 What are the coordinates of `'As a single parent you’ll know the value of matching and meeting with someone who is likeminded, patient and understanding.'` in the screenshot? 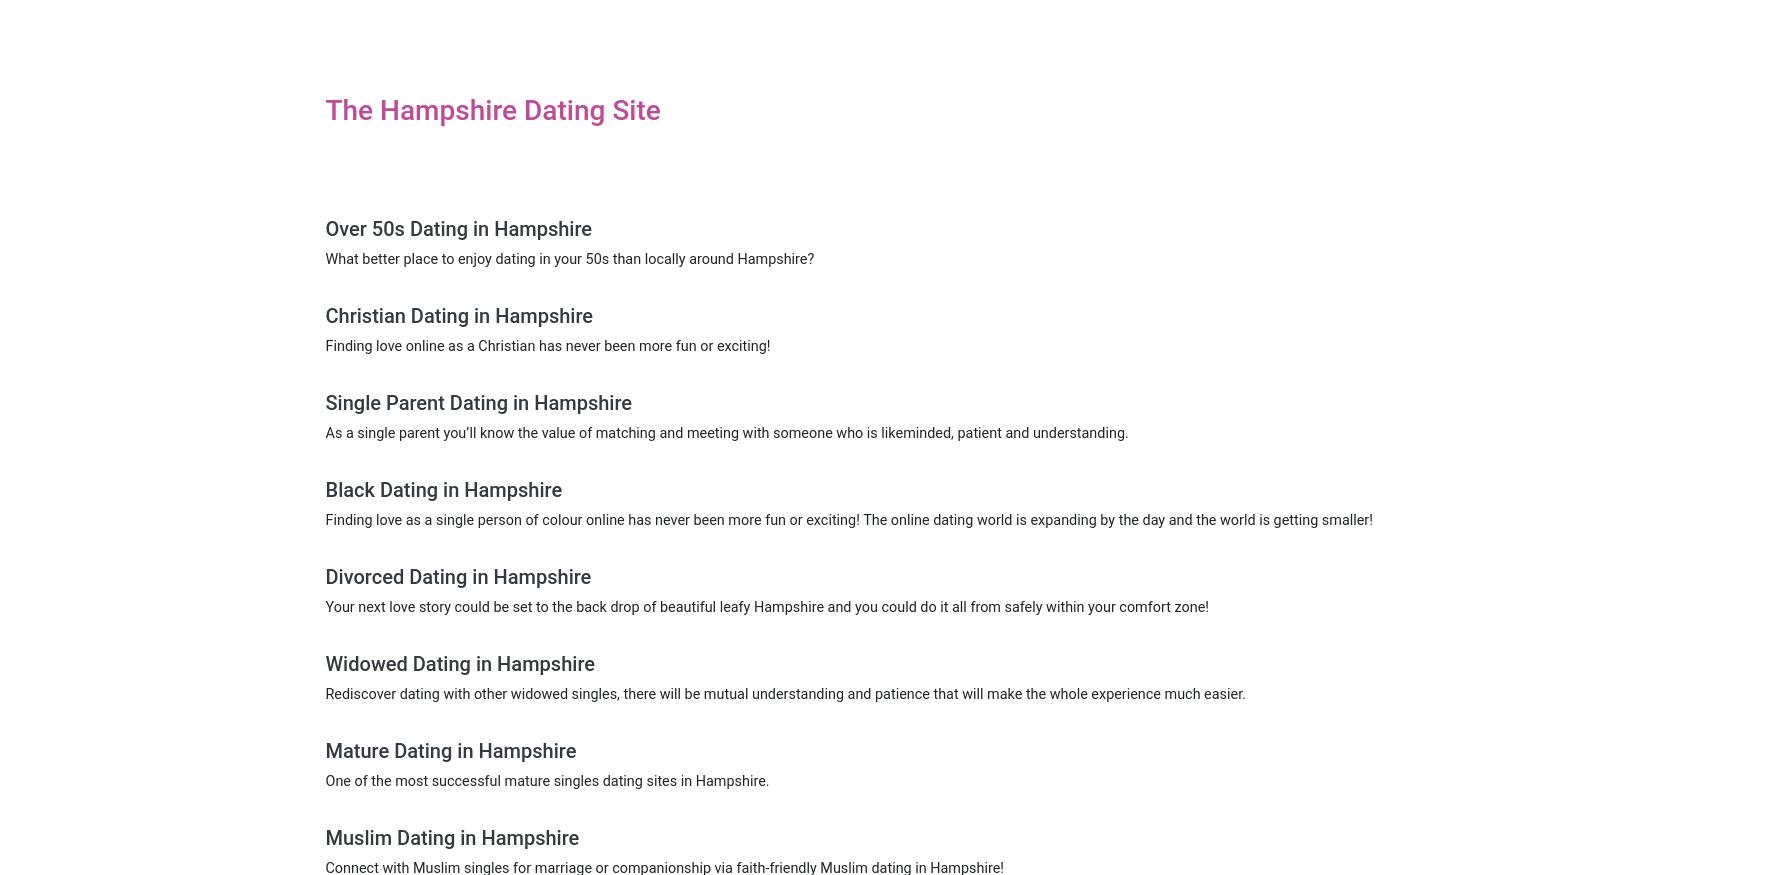 It's located at (726, 432).